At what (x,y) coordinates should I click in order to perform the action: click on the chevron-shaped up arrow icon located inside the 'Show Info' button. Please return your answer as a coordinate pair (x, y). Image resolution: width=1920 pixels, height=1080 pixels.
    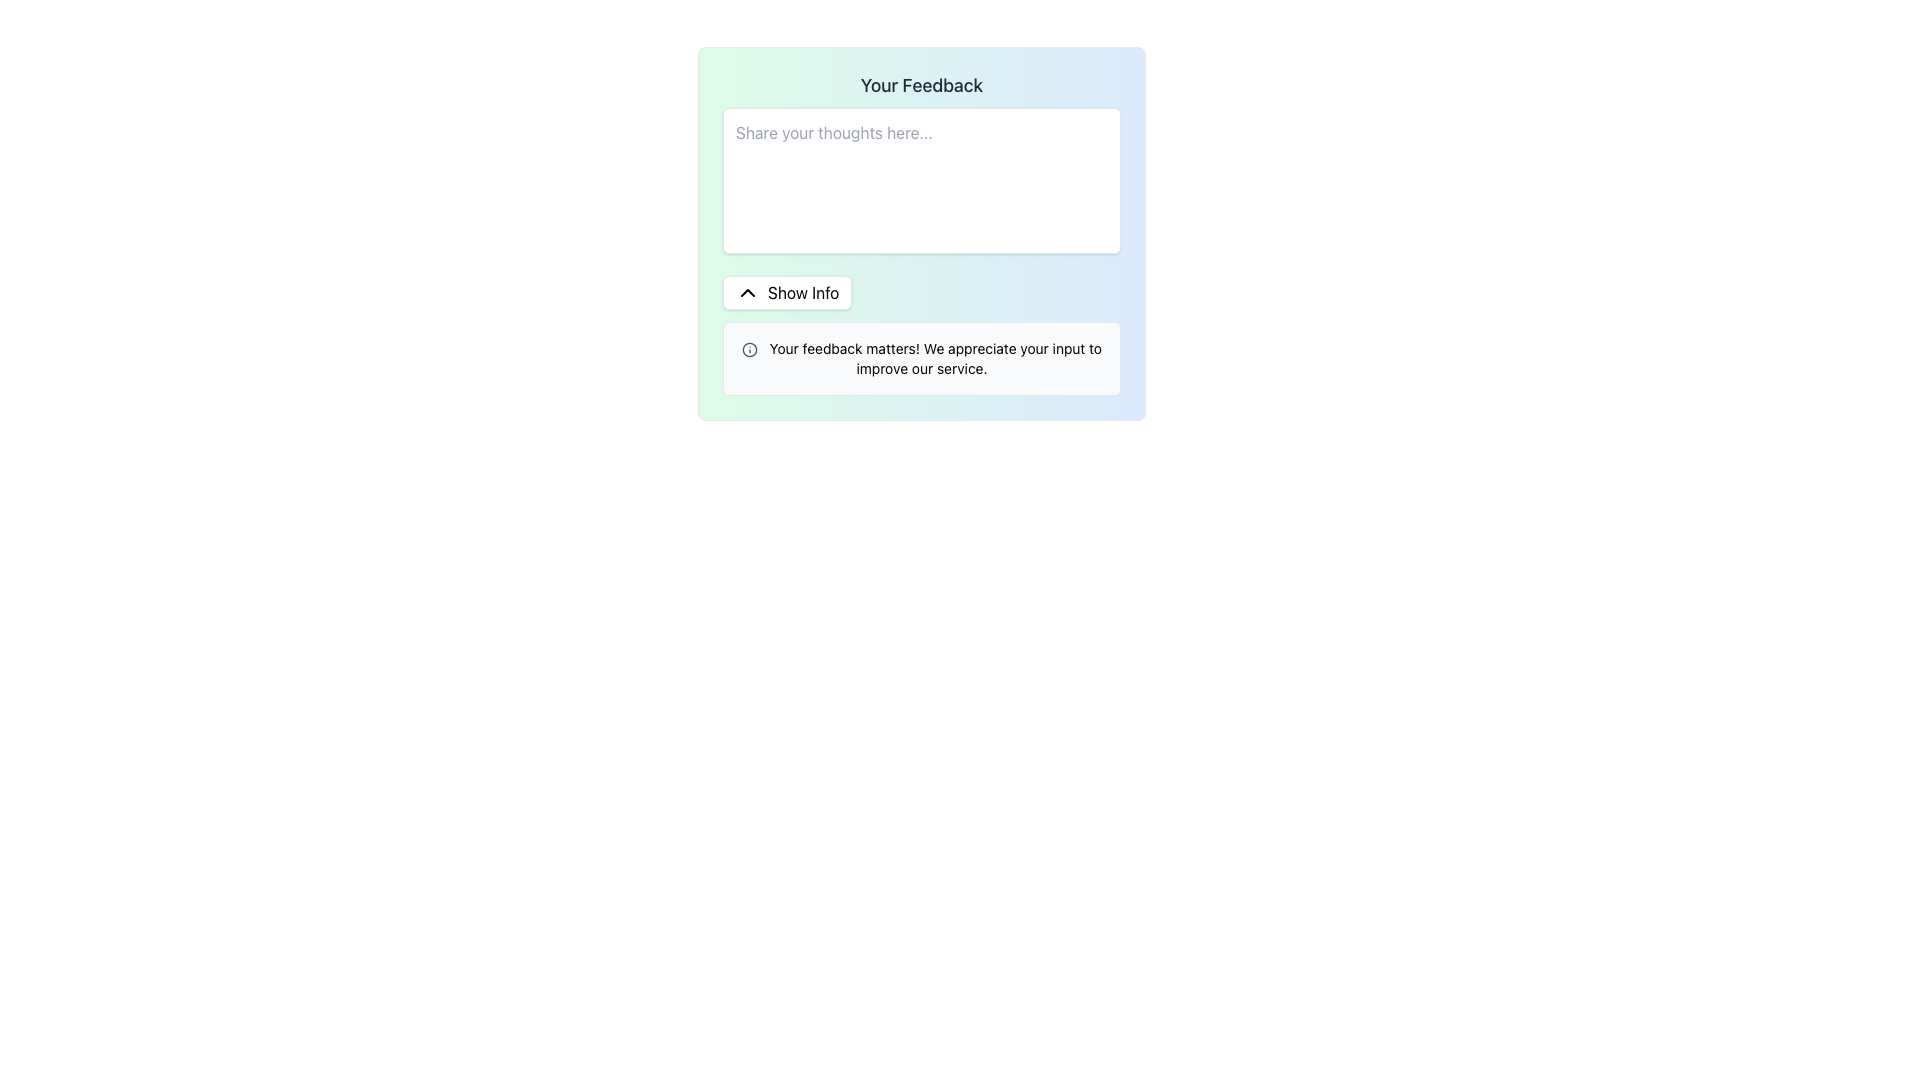
    Looking at the image, I should click on (747, 293).